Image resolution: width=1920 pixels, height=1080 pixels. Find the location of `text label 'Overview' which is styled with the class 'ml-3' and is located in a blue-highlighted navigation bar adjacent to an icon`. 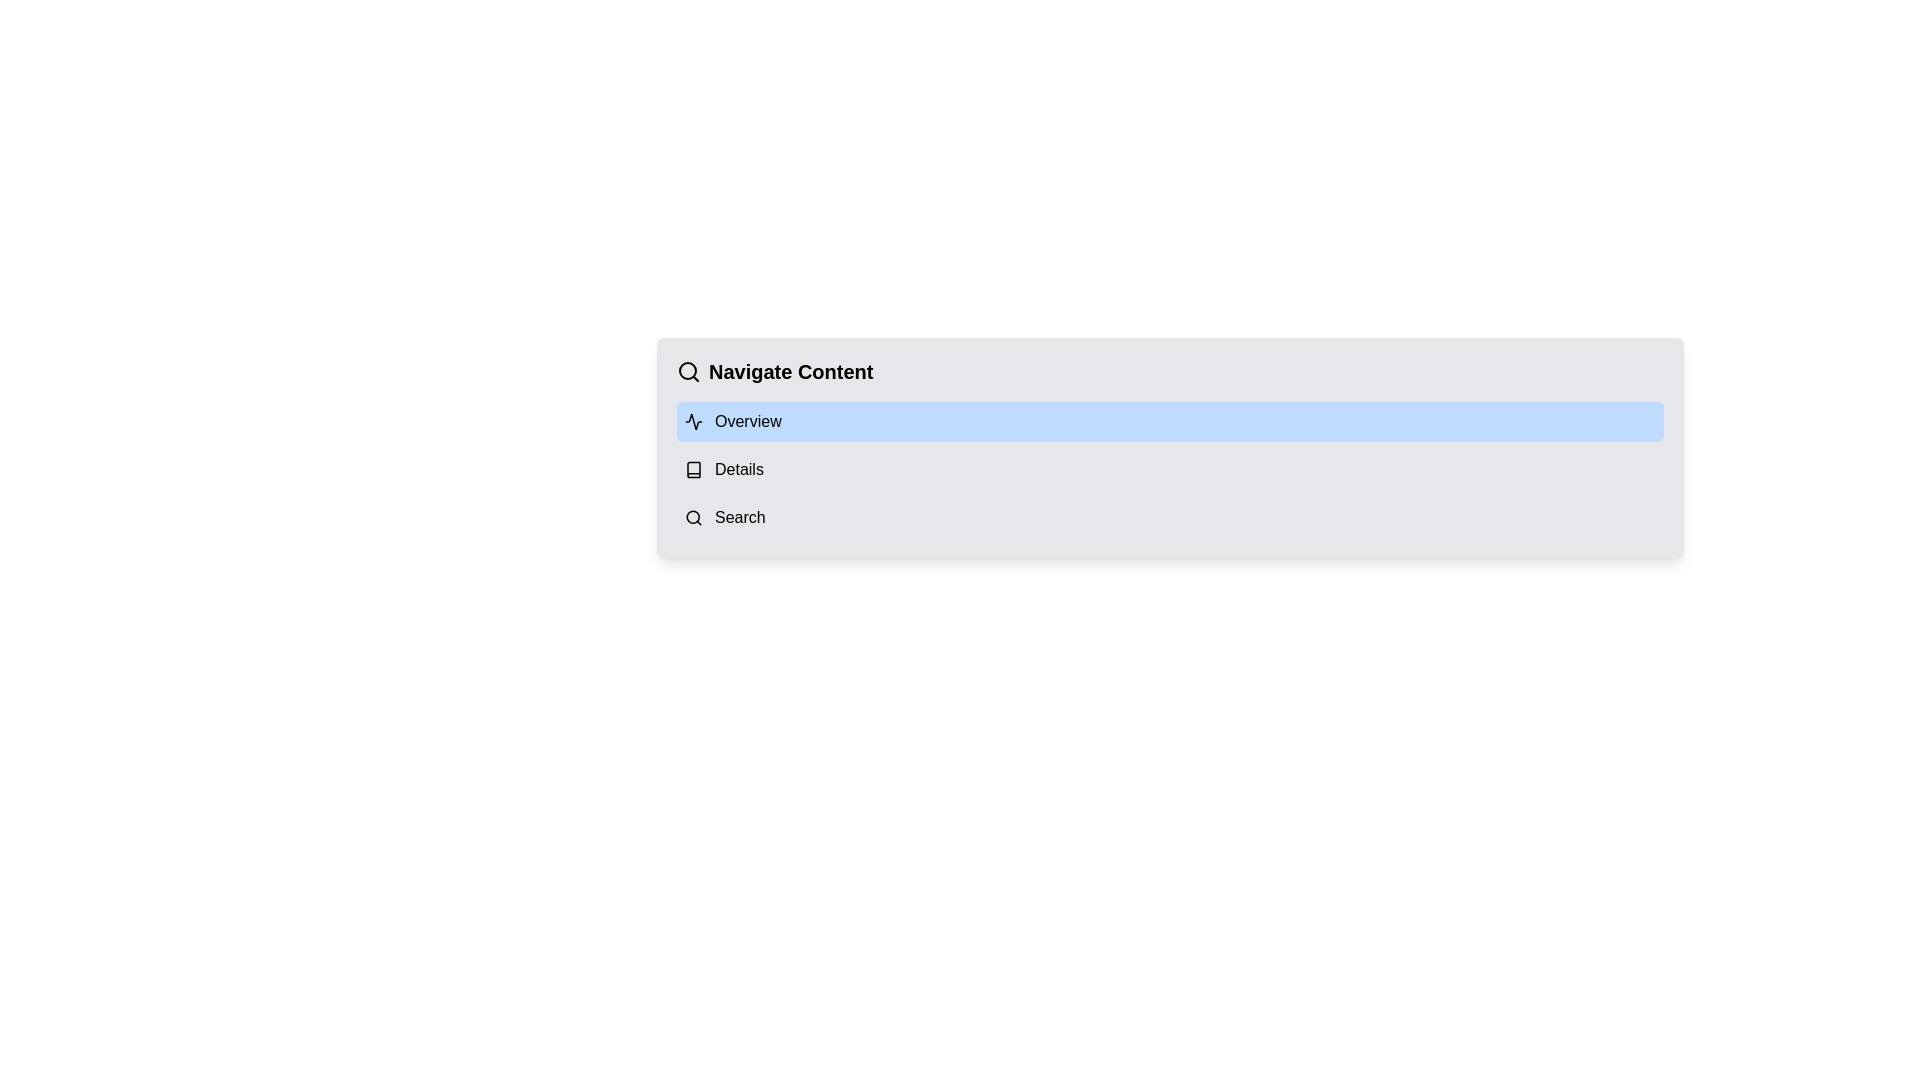

text label 'Overview' which is styled with the class 'ml-3' and is located in a blue-highlighted navigation bar adjacent to an icon is located at coordinates (747, 420).